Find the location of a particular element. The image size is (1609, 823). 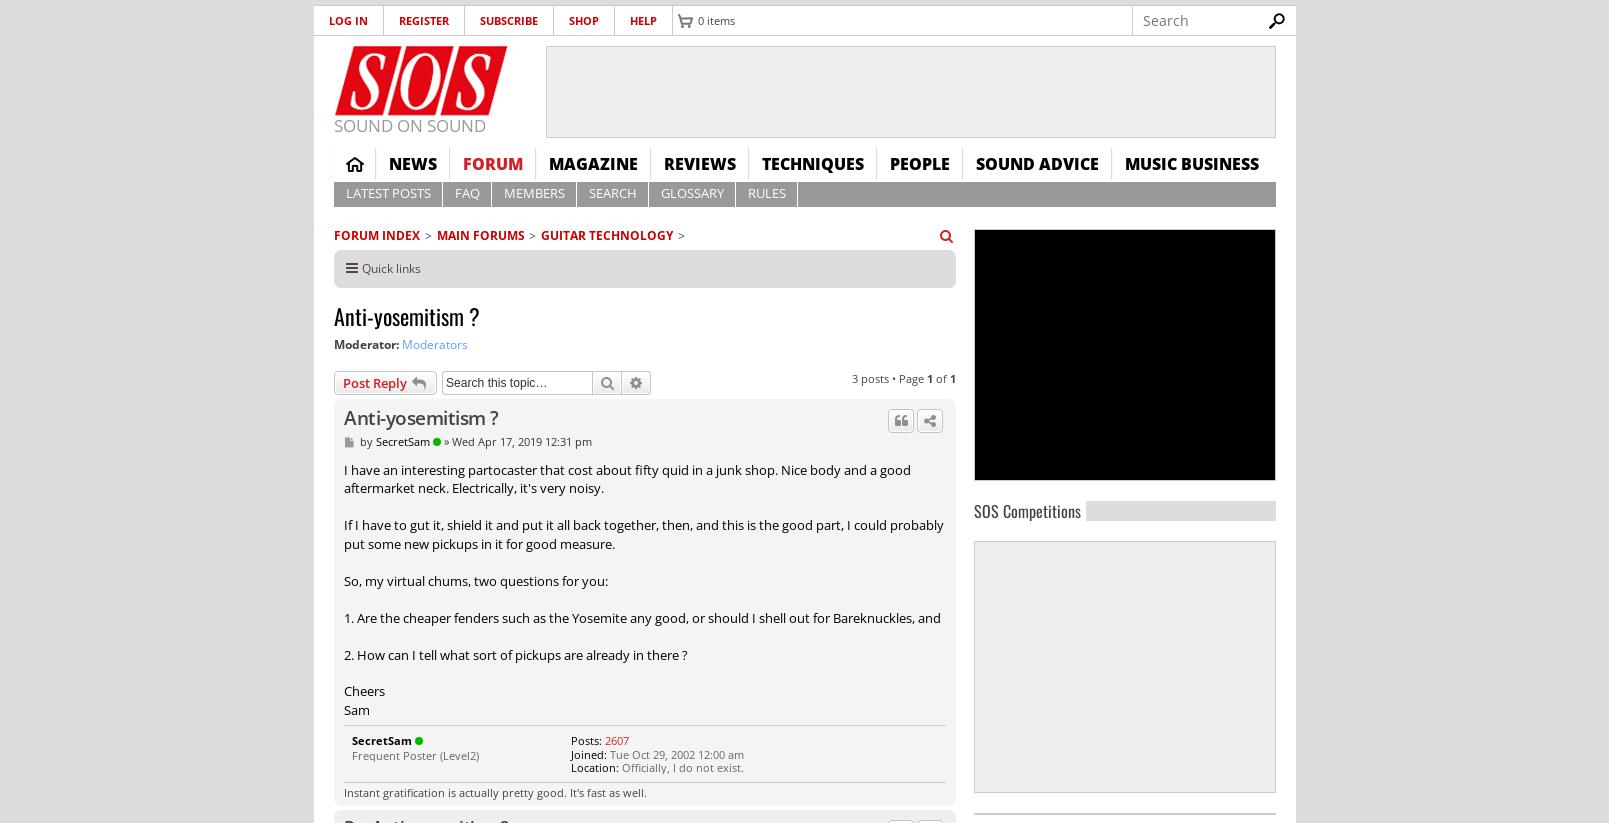

'Forum' is located at coordinates (492, 163).